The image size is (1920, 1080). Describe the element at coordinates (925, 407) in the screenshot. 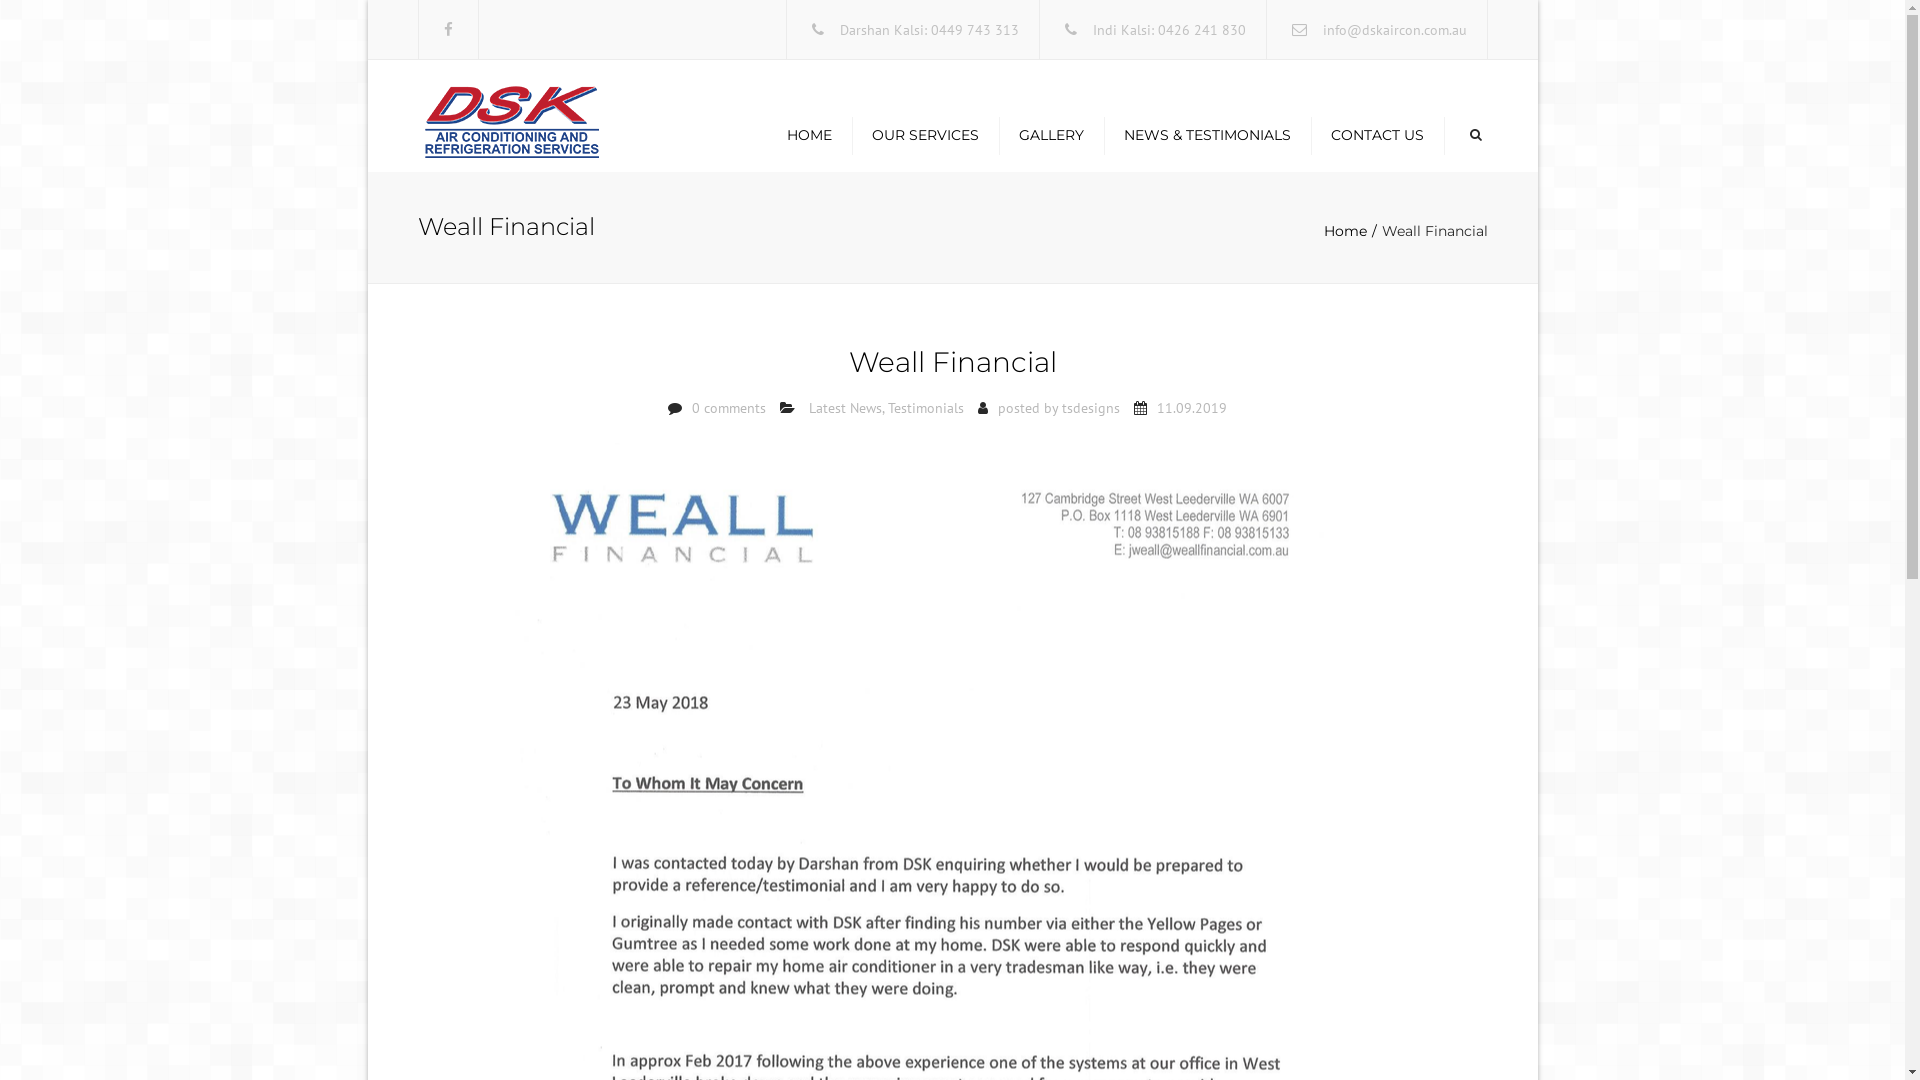

I see `'Testimonials'` at that location.